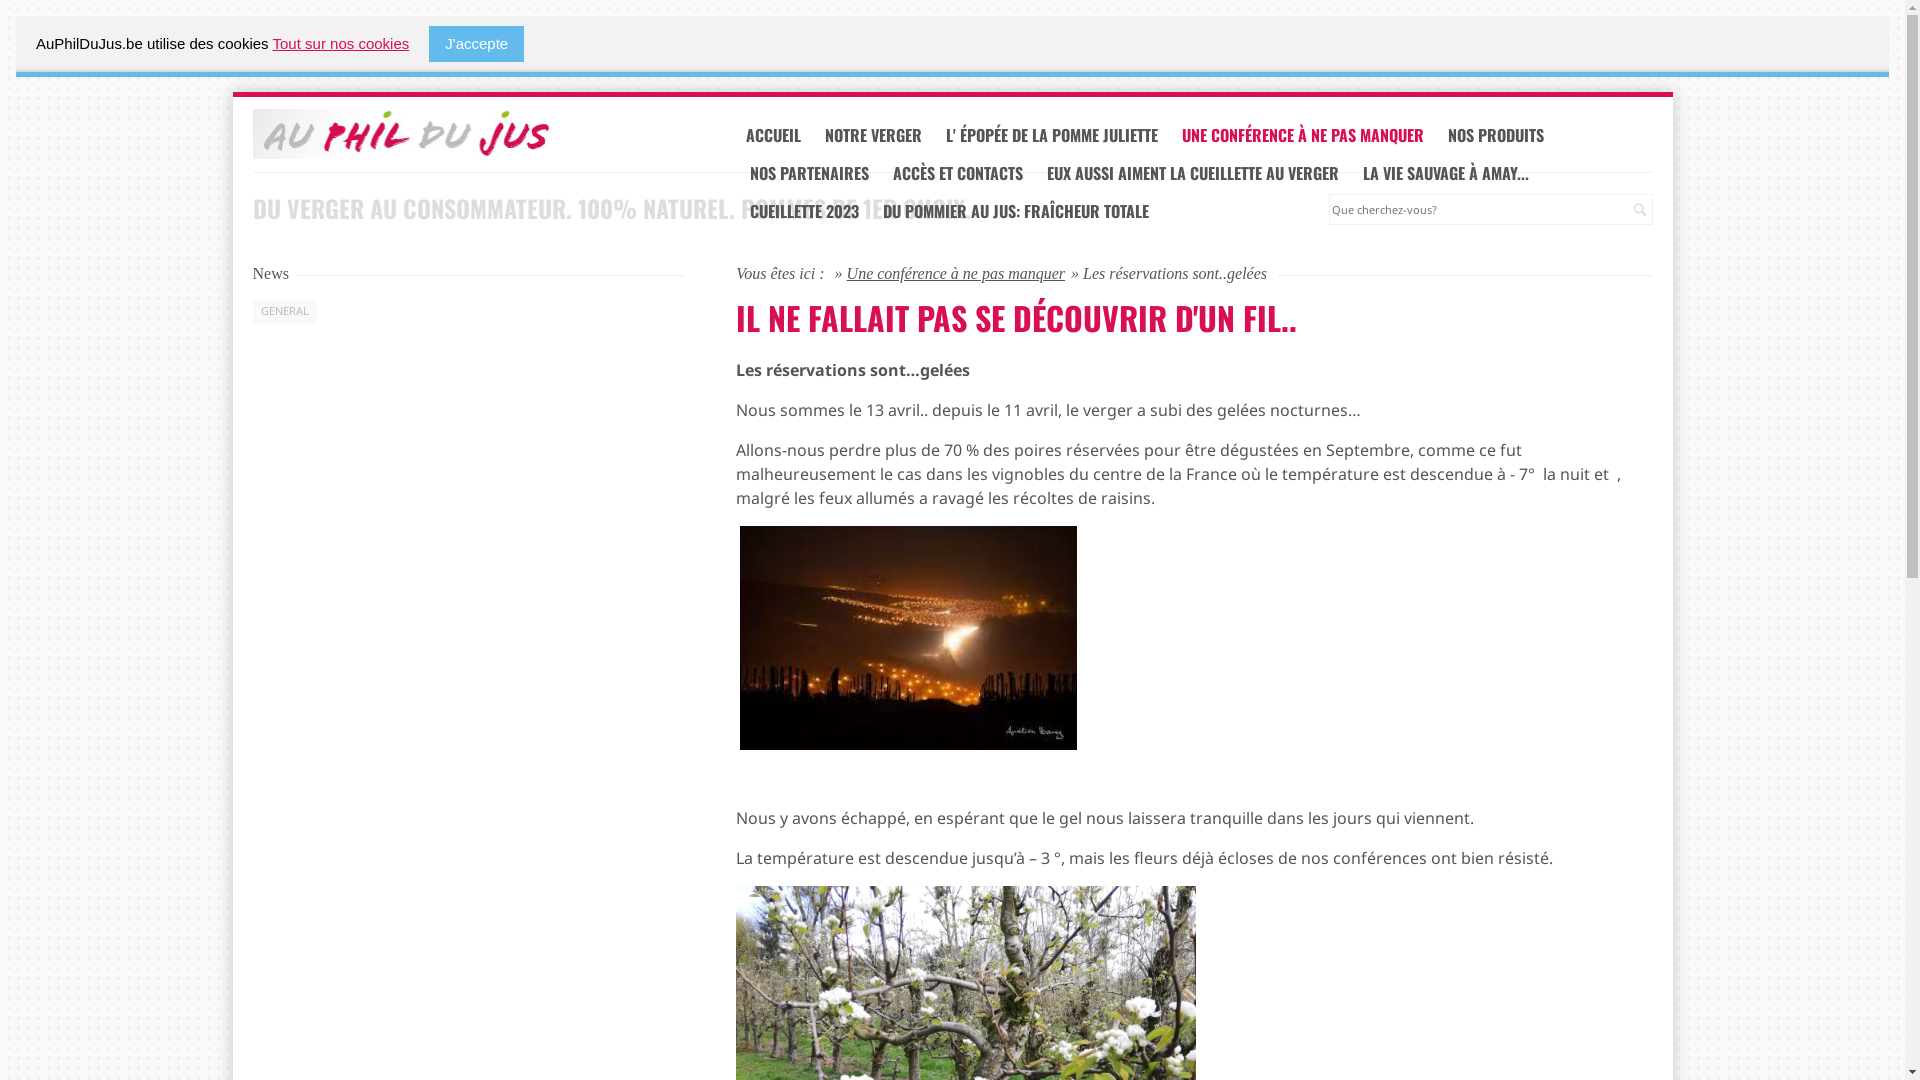  I want to click on 'ACCUEIL', so click(770, 135).